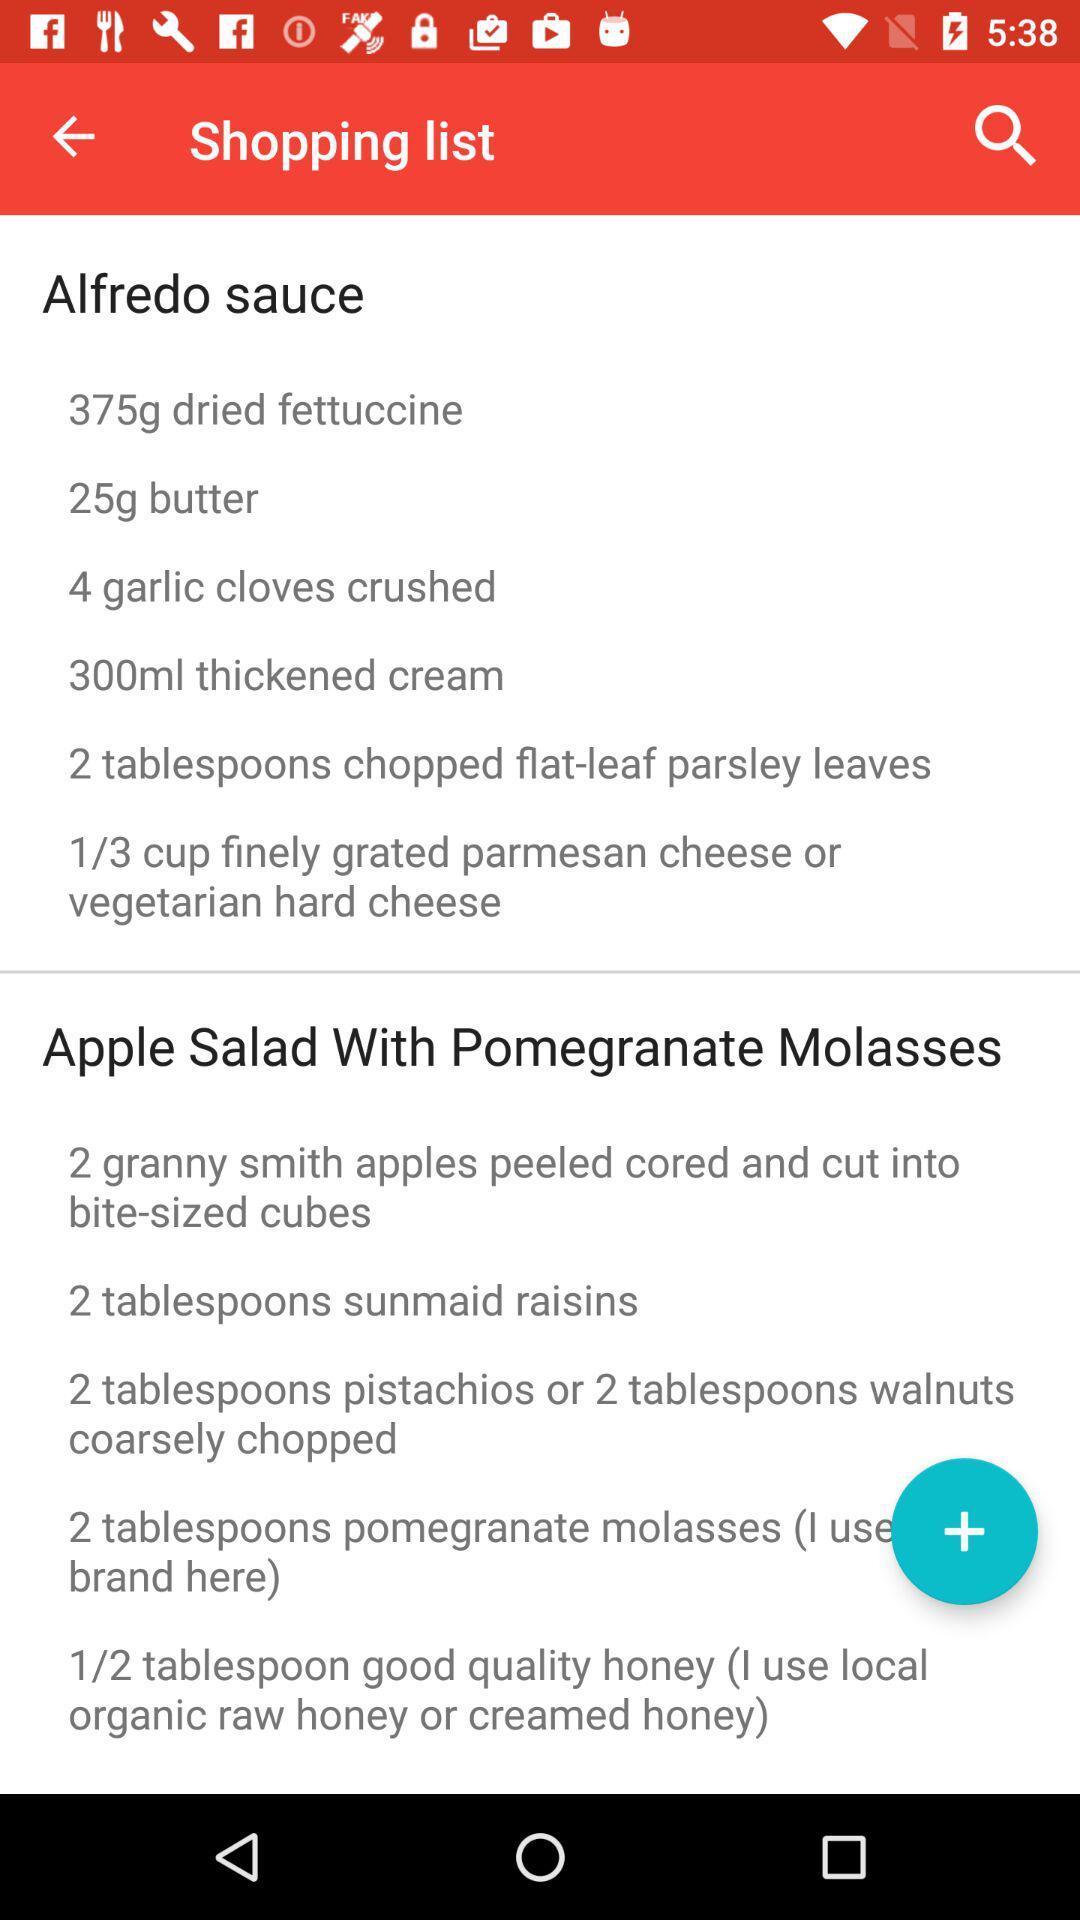 The image size is (1080, 1920). Describe the element at coordinates (1006, 135) in the screenshot. I see `item to the right of the shopping list` at that location.